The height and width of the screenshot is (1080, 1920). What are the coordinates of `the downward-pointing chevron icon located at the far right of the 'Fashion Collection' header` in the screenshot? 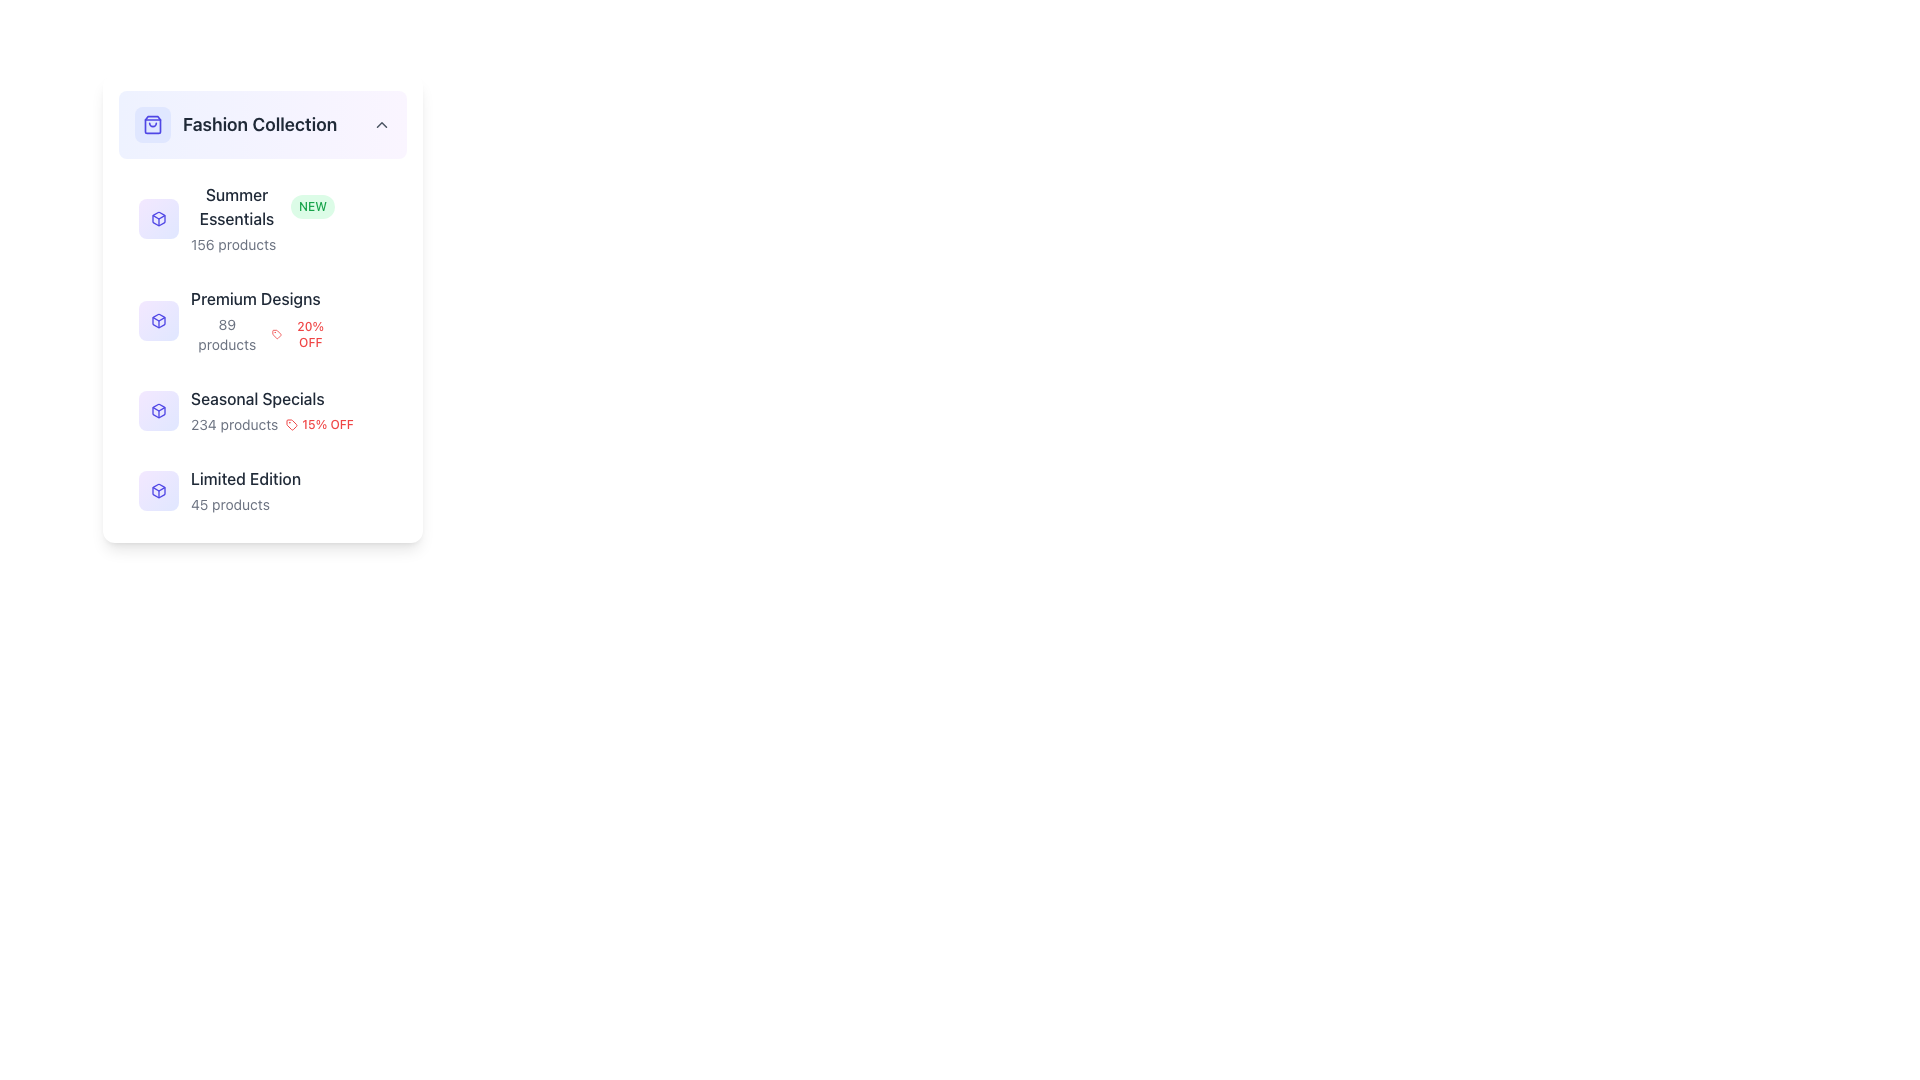 It's located at (382, 124).